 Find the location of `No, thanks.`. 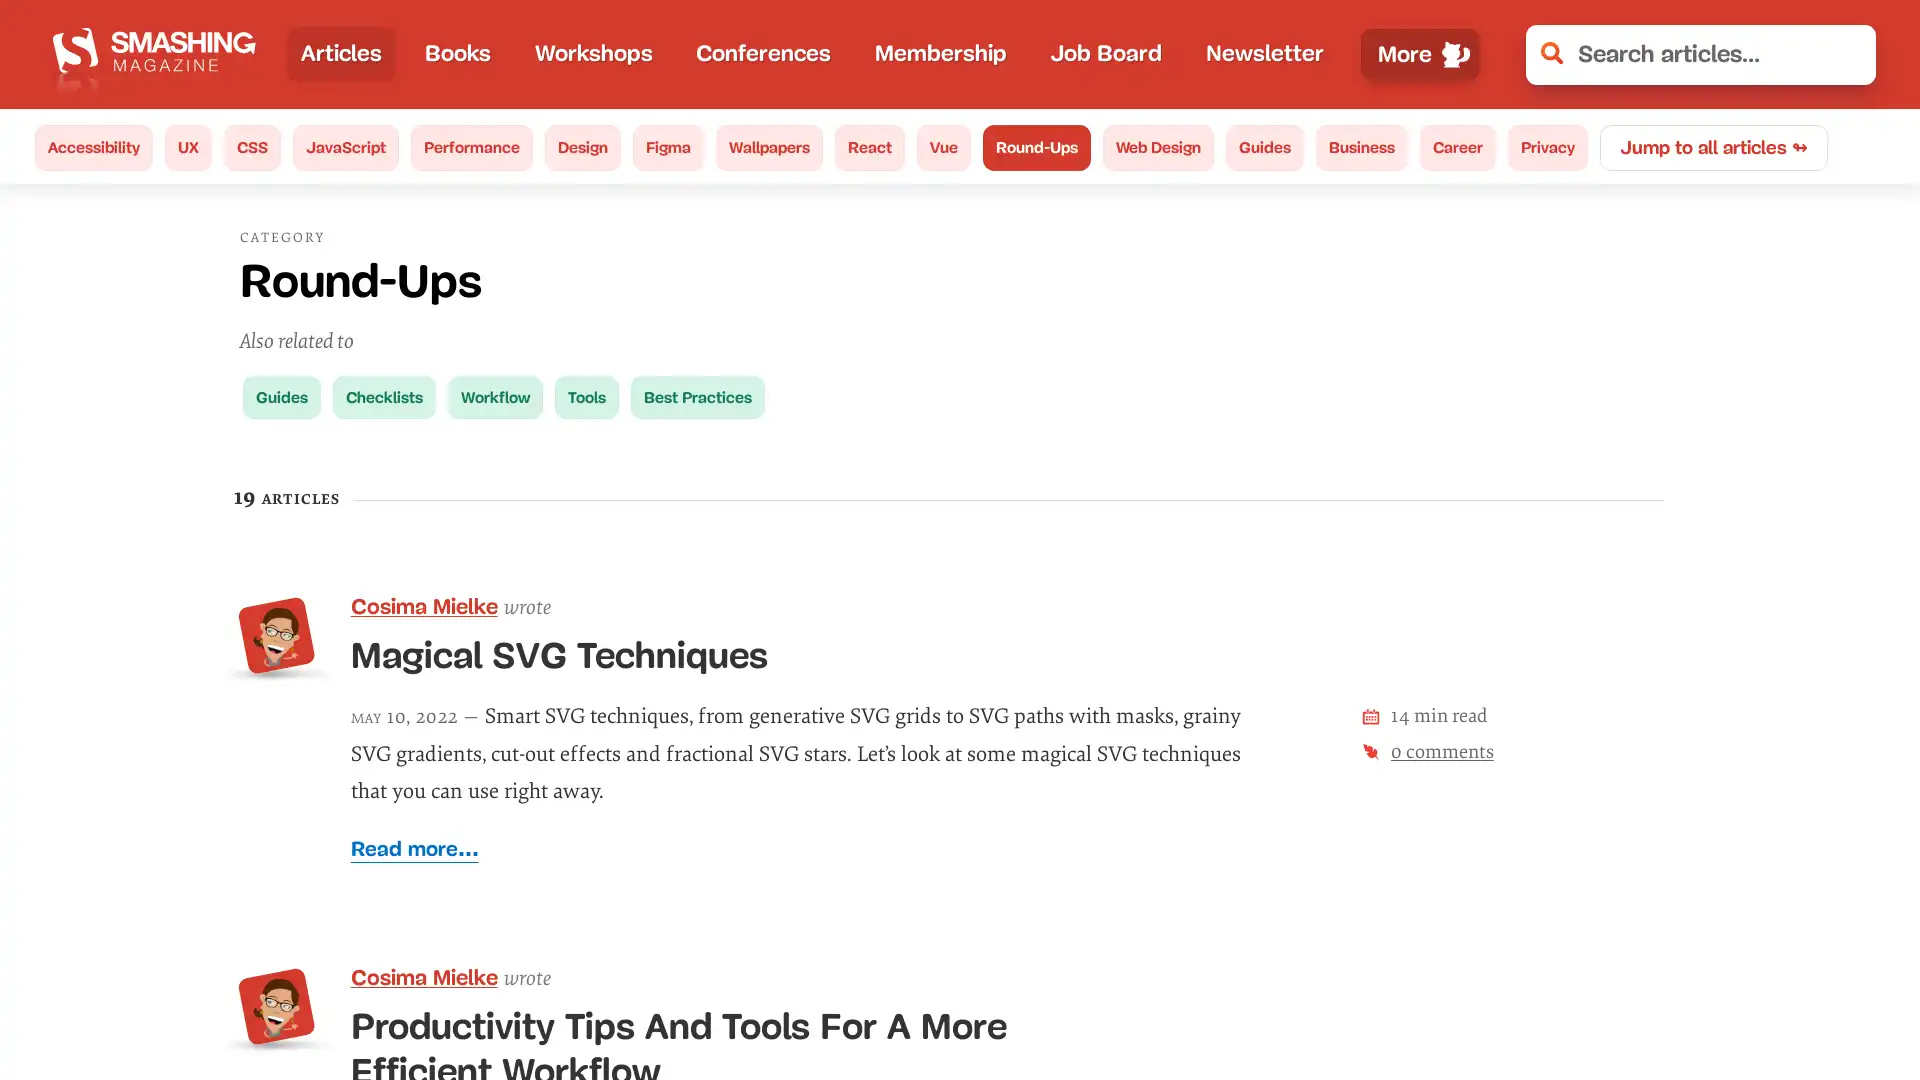

No, thanks. is located at coordinates (1575, 999).